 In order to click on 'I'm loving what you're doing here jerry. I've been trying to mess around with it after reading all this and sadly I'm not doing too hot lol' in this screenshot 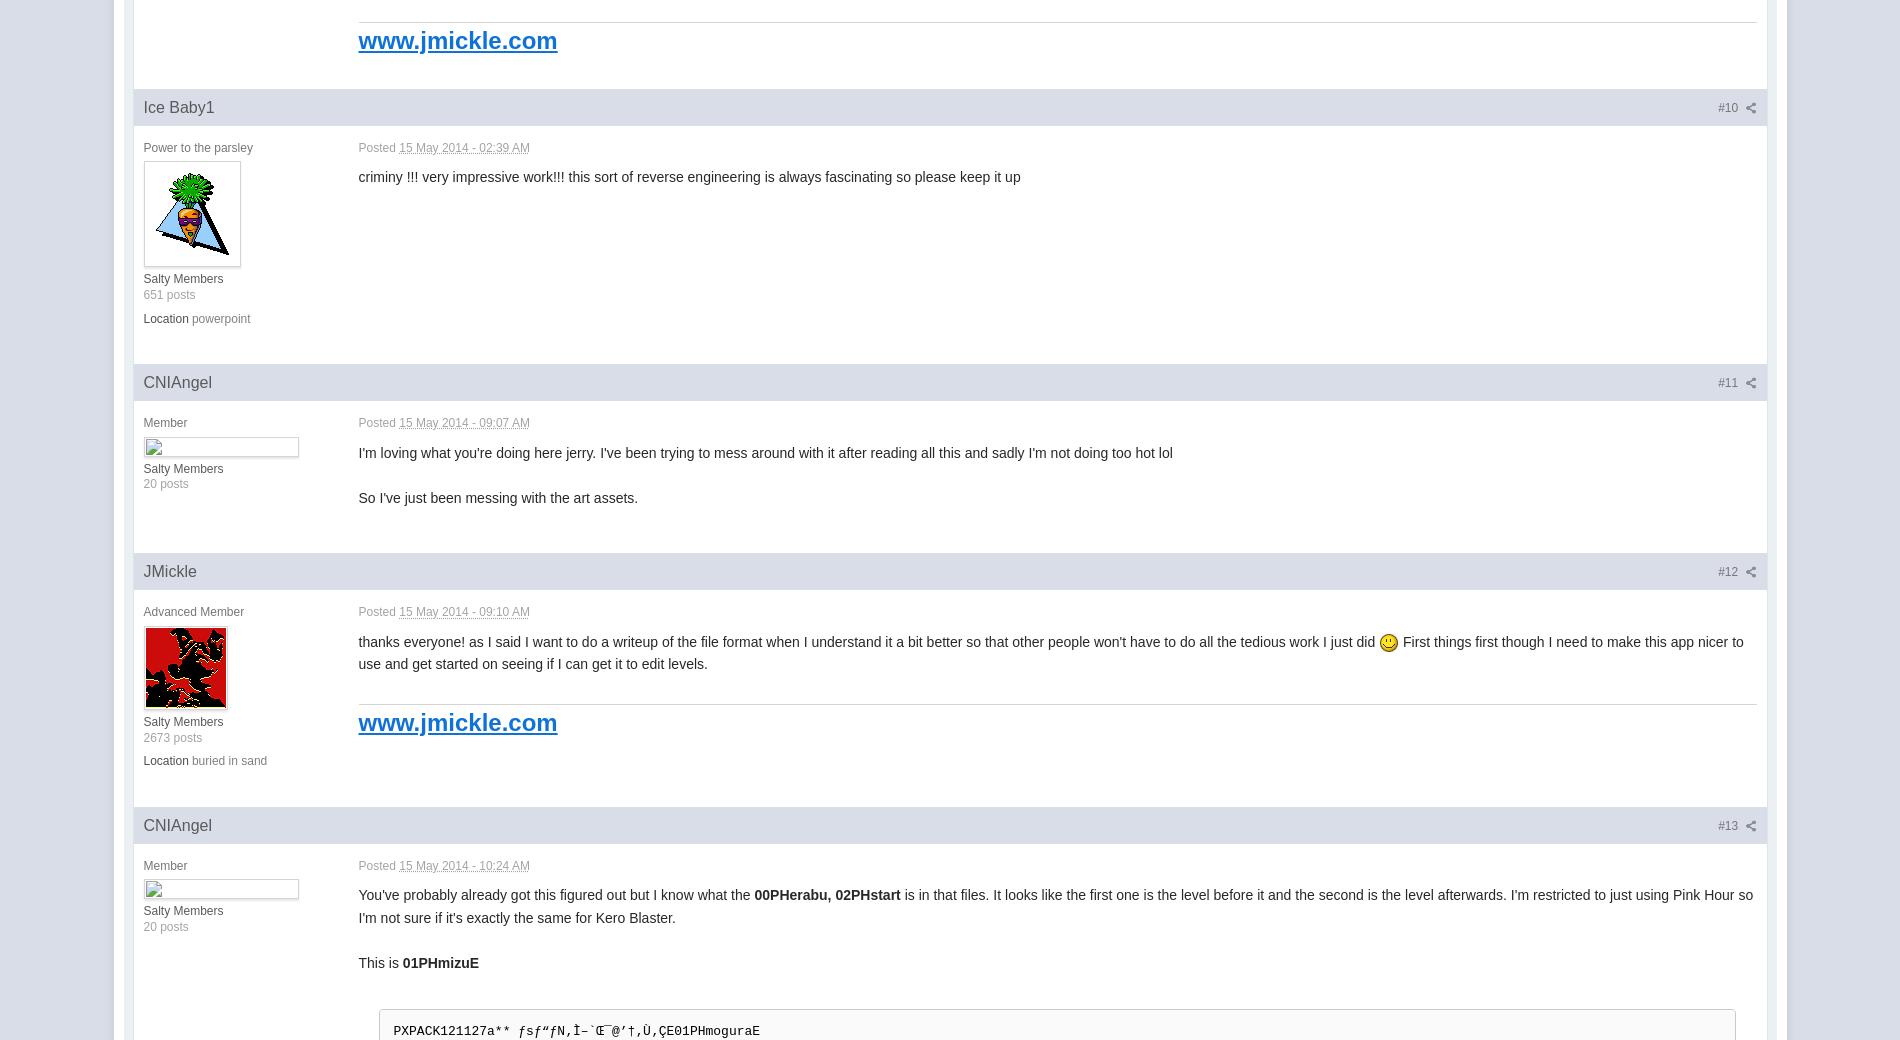, I will do `click(763, 451)`.